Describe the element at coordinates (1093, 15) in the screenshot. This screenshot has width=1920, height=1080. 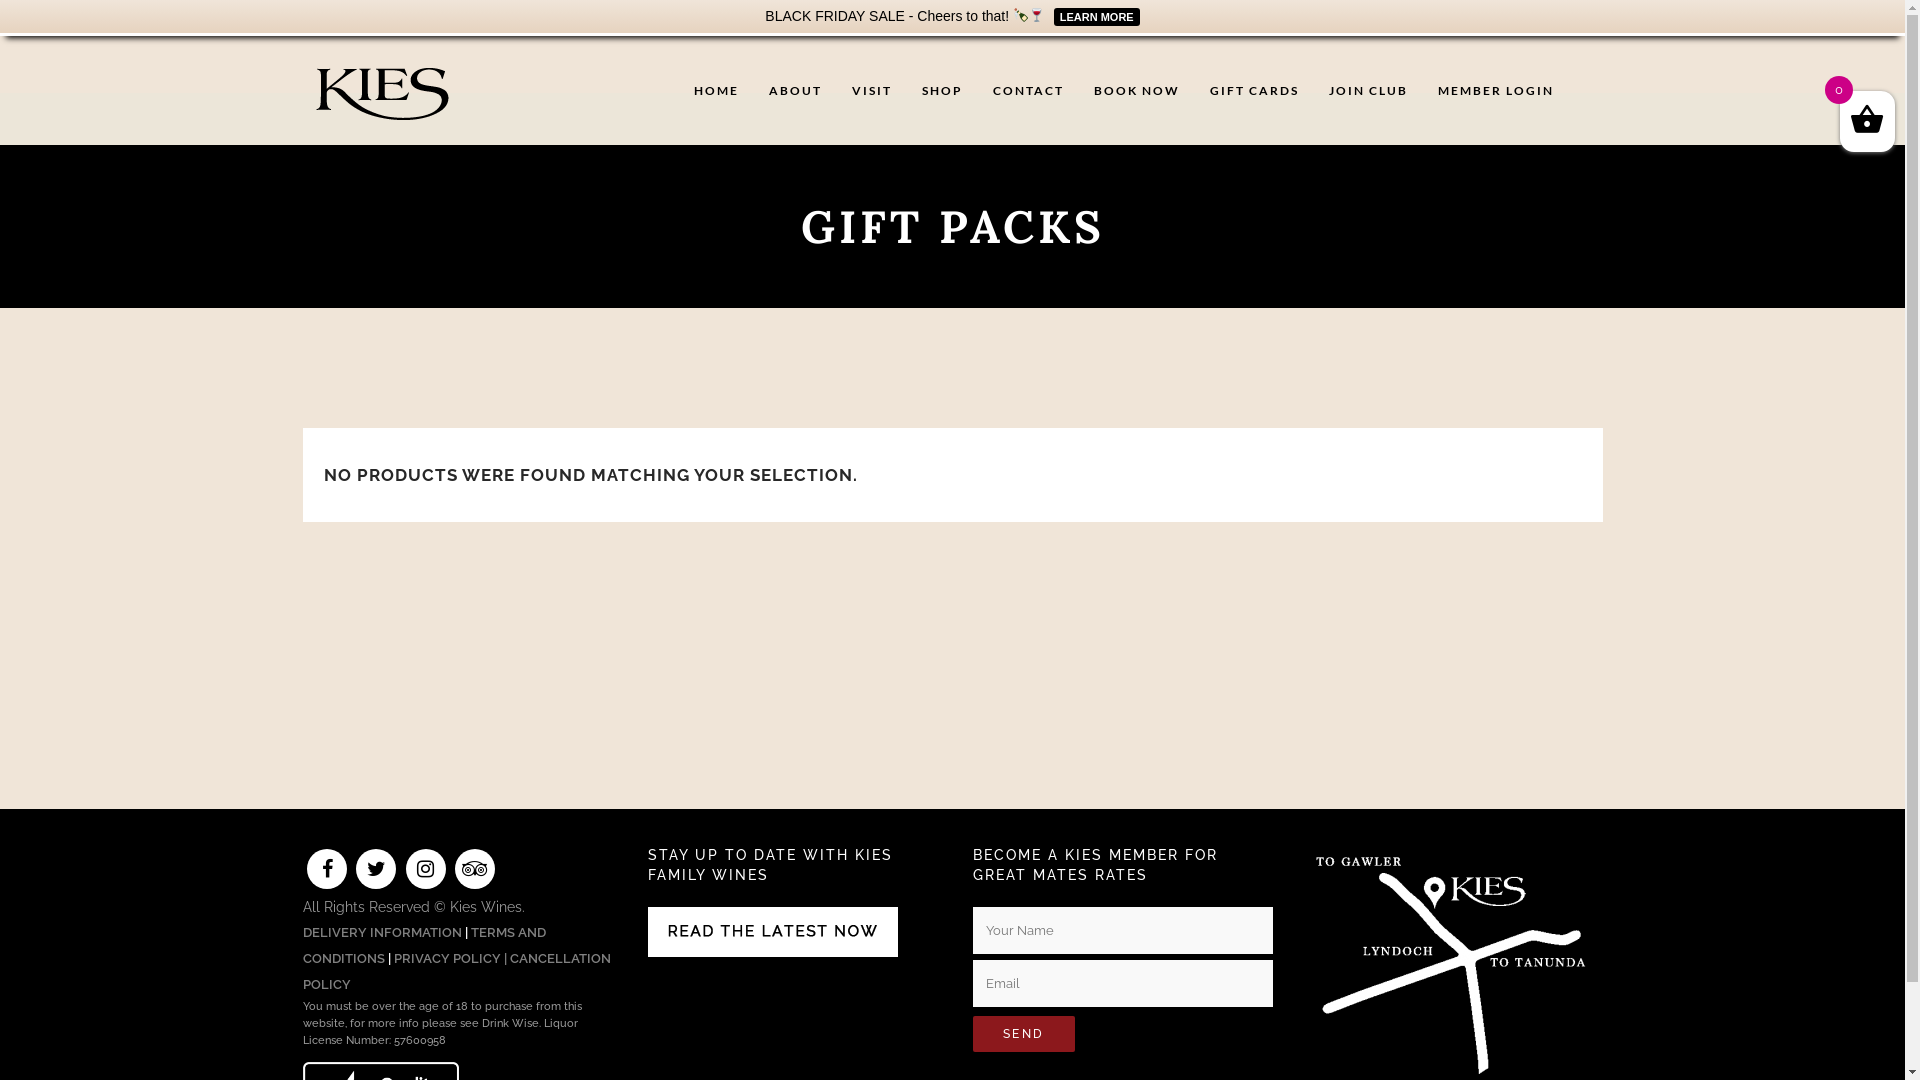
I see `'LEARN MORE'` at that location.